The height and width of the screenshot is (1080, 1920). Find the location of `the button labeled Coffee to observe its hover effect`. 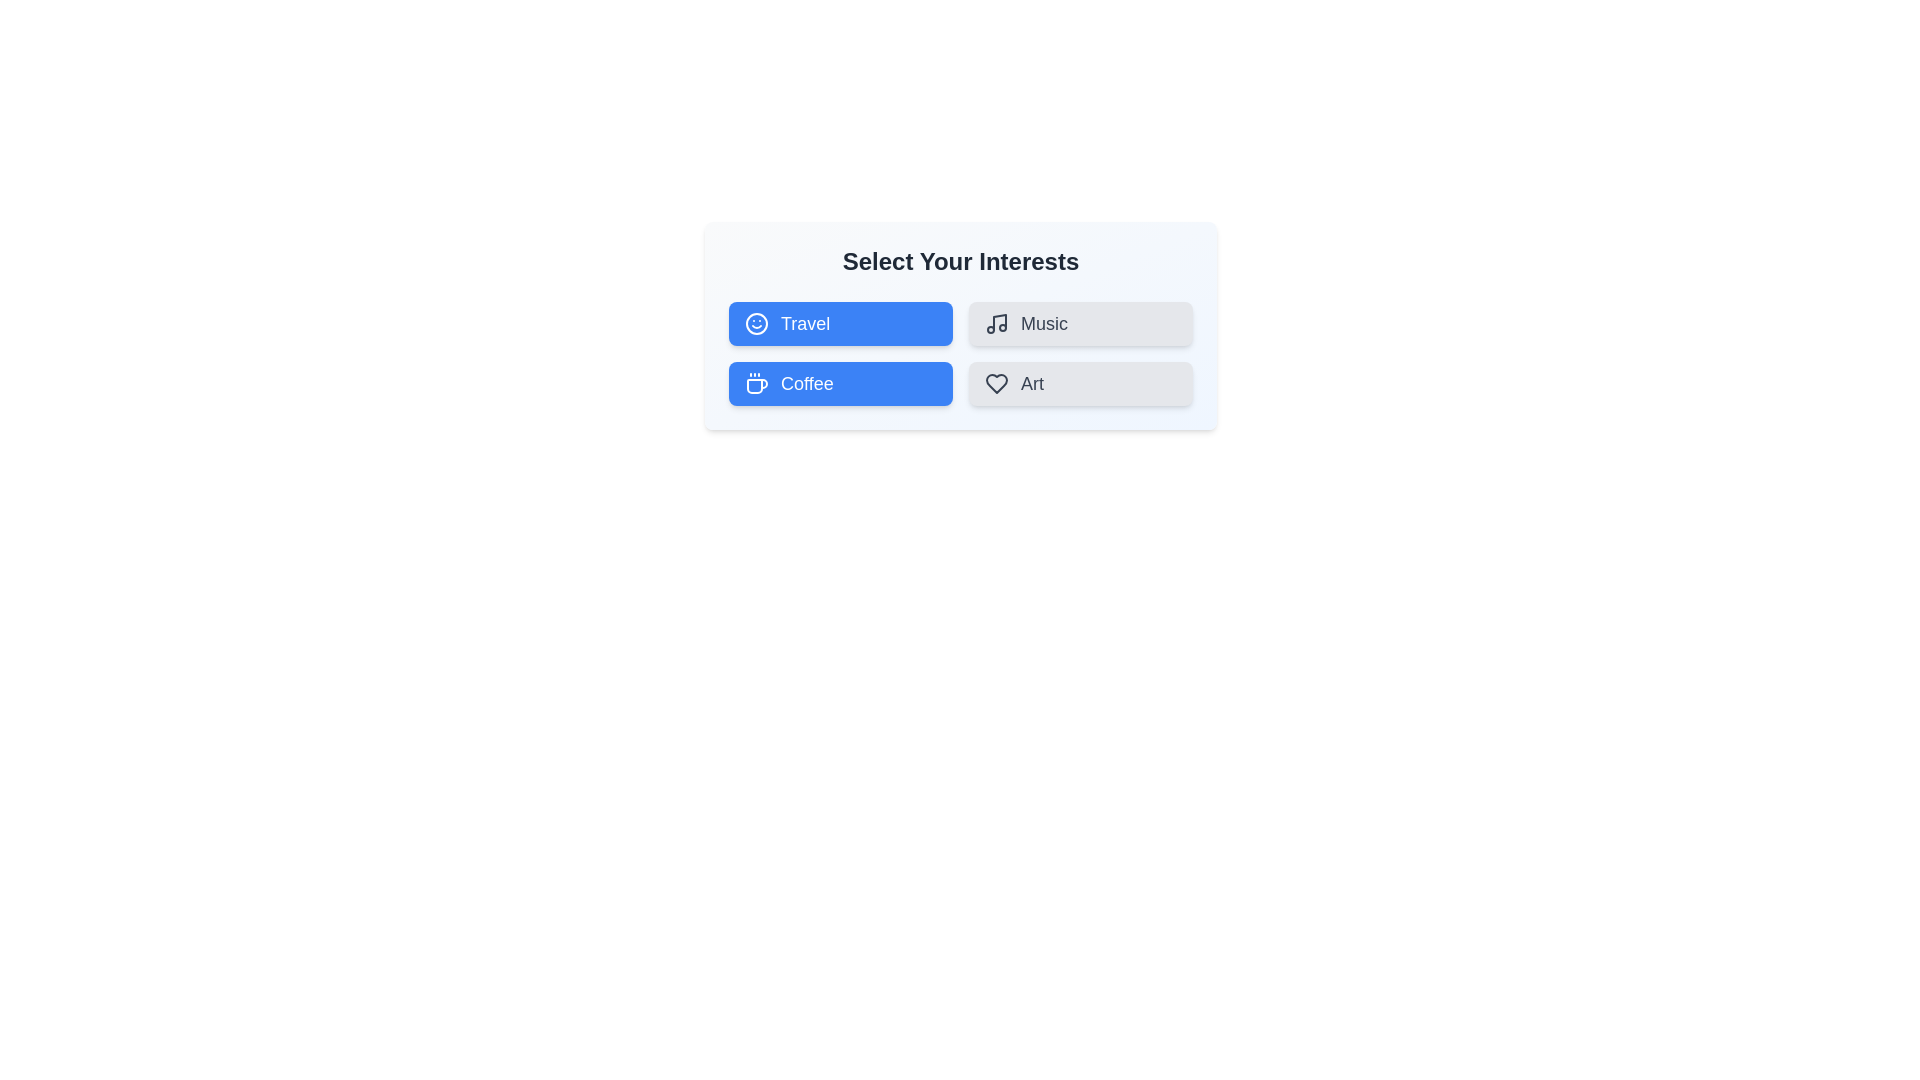

the button labeled Coffee to observe its hover effect is located at coordinates (840, 384).